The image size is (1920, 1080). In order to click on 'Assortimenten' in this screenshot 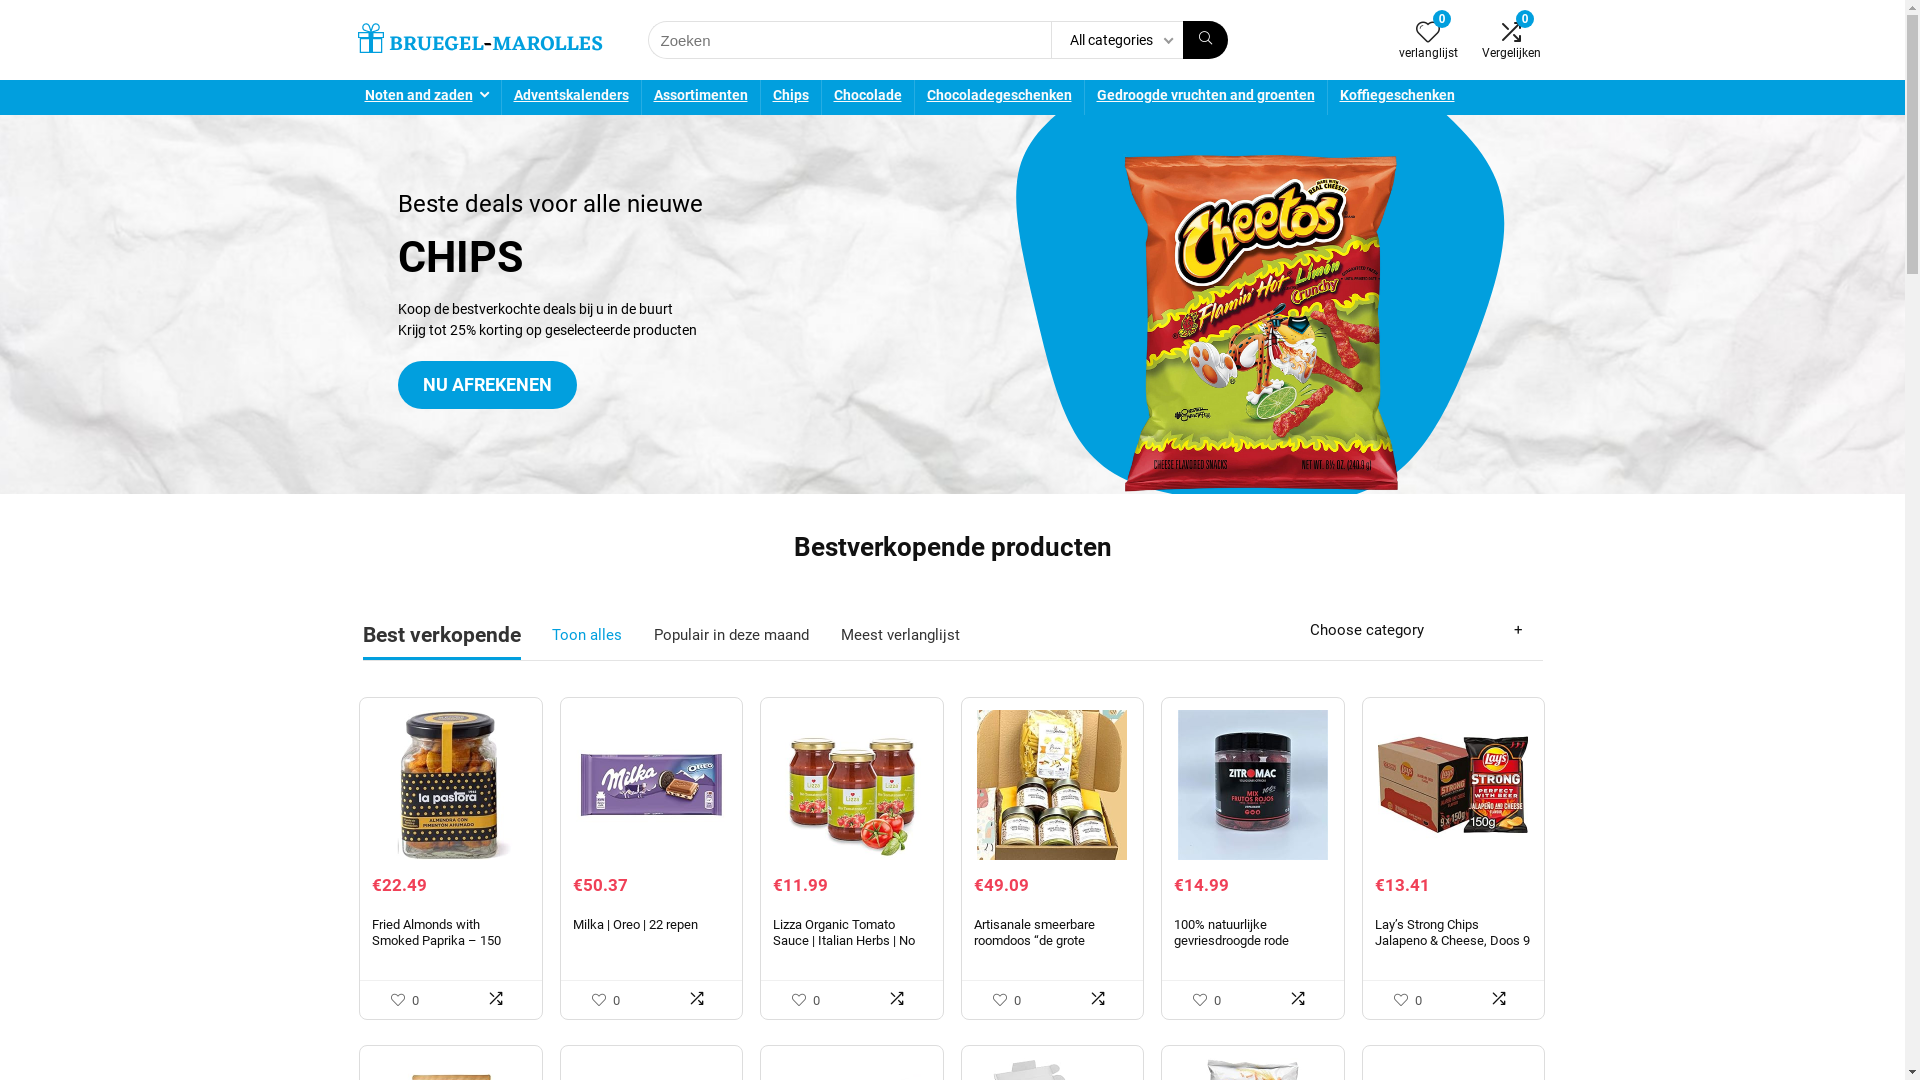, I will do `click(700, 97)`.